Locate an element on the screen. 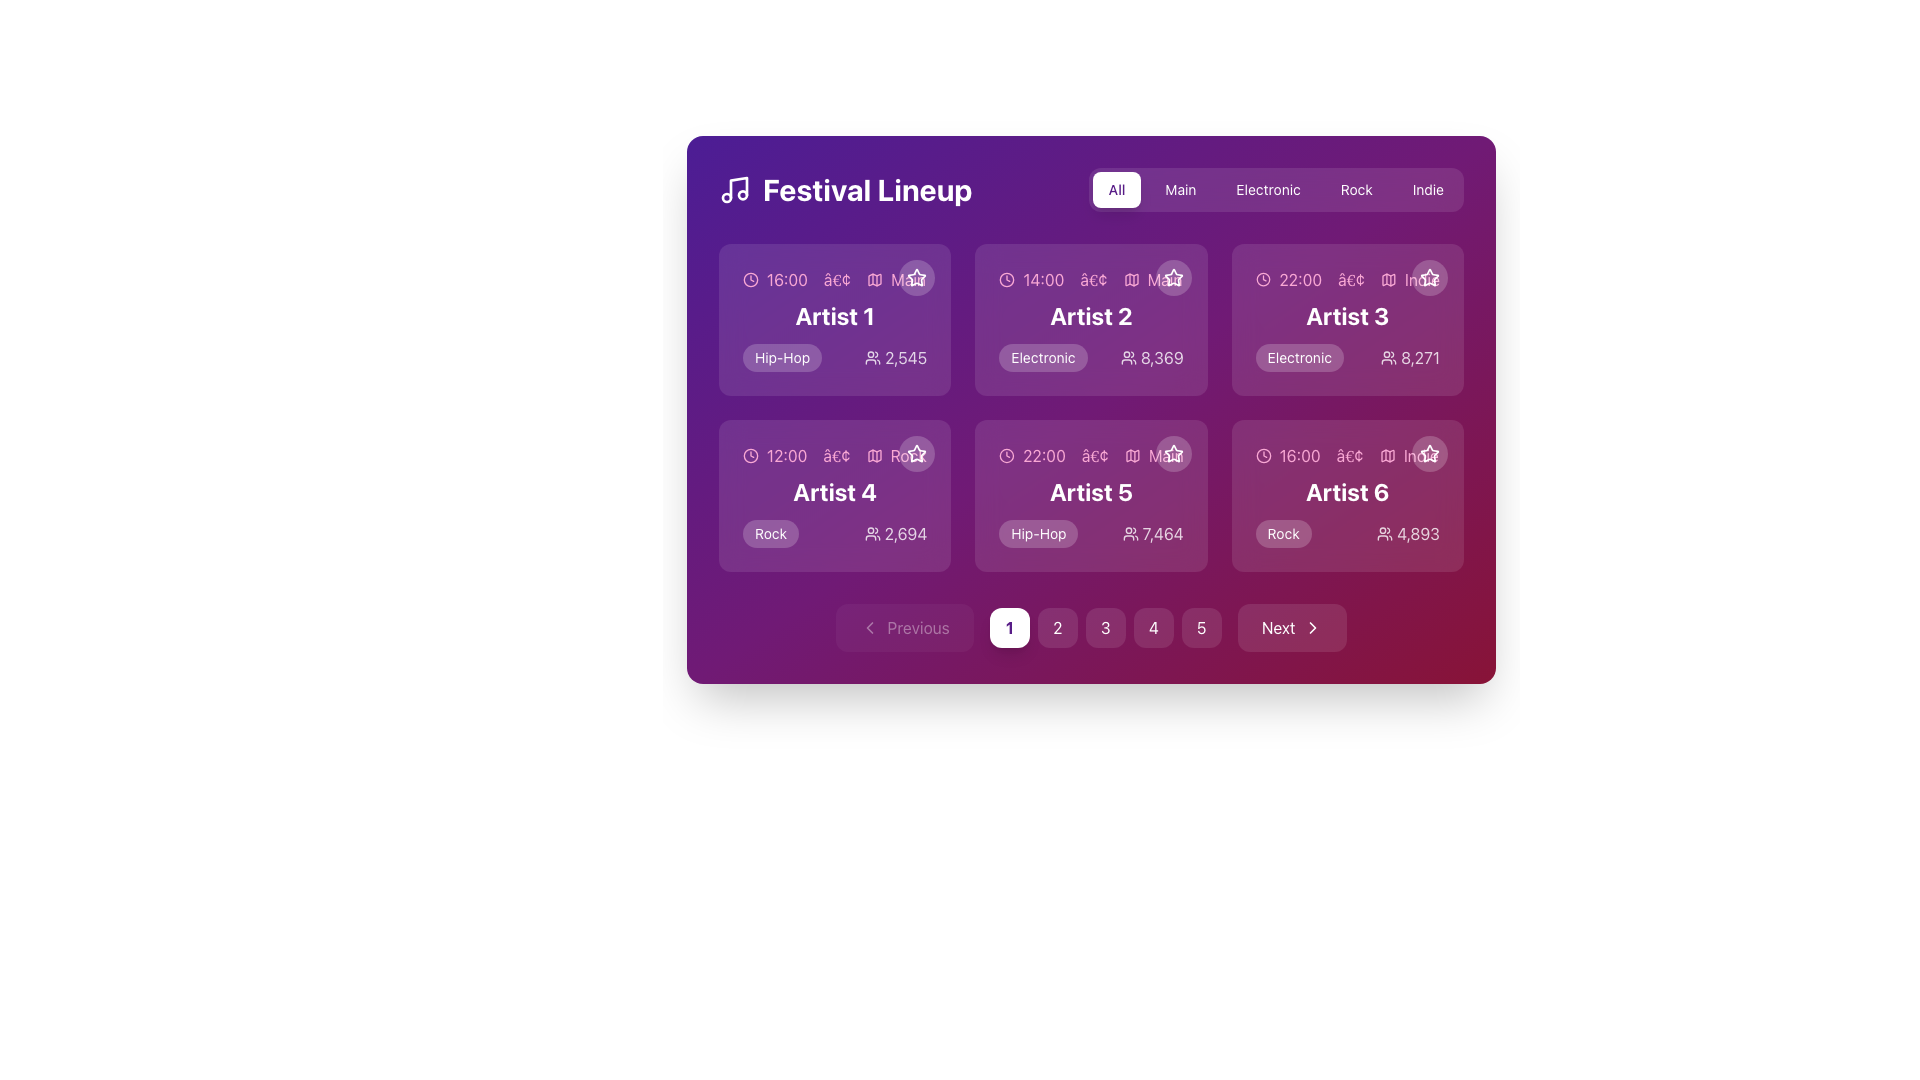 The width and height of the screenshot is (1920, 1080). the textual separator element located in the 'Artist 2' panel under '14:00', positioned between the time label and a map icon is located at coordinates (1093, 280).